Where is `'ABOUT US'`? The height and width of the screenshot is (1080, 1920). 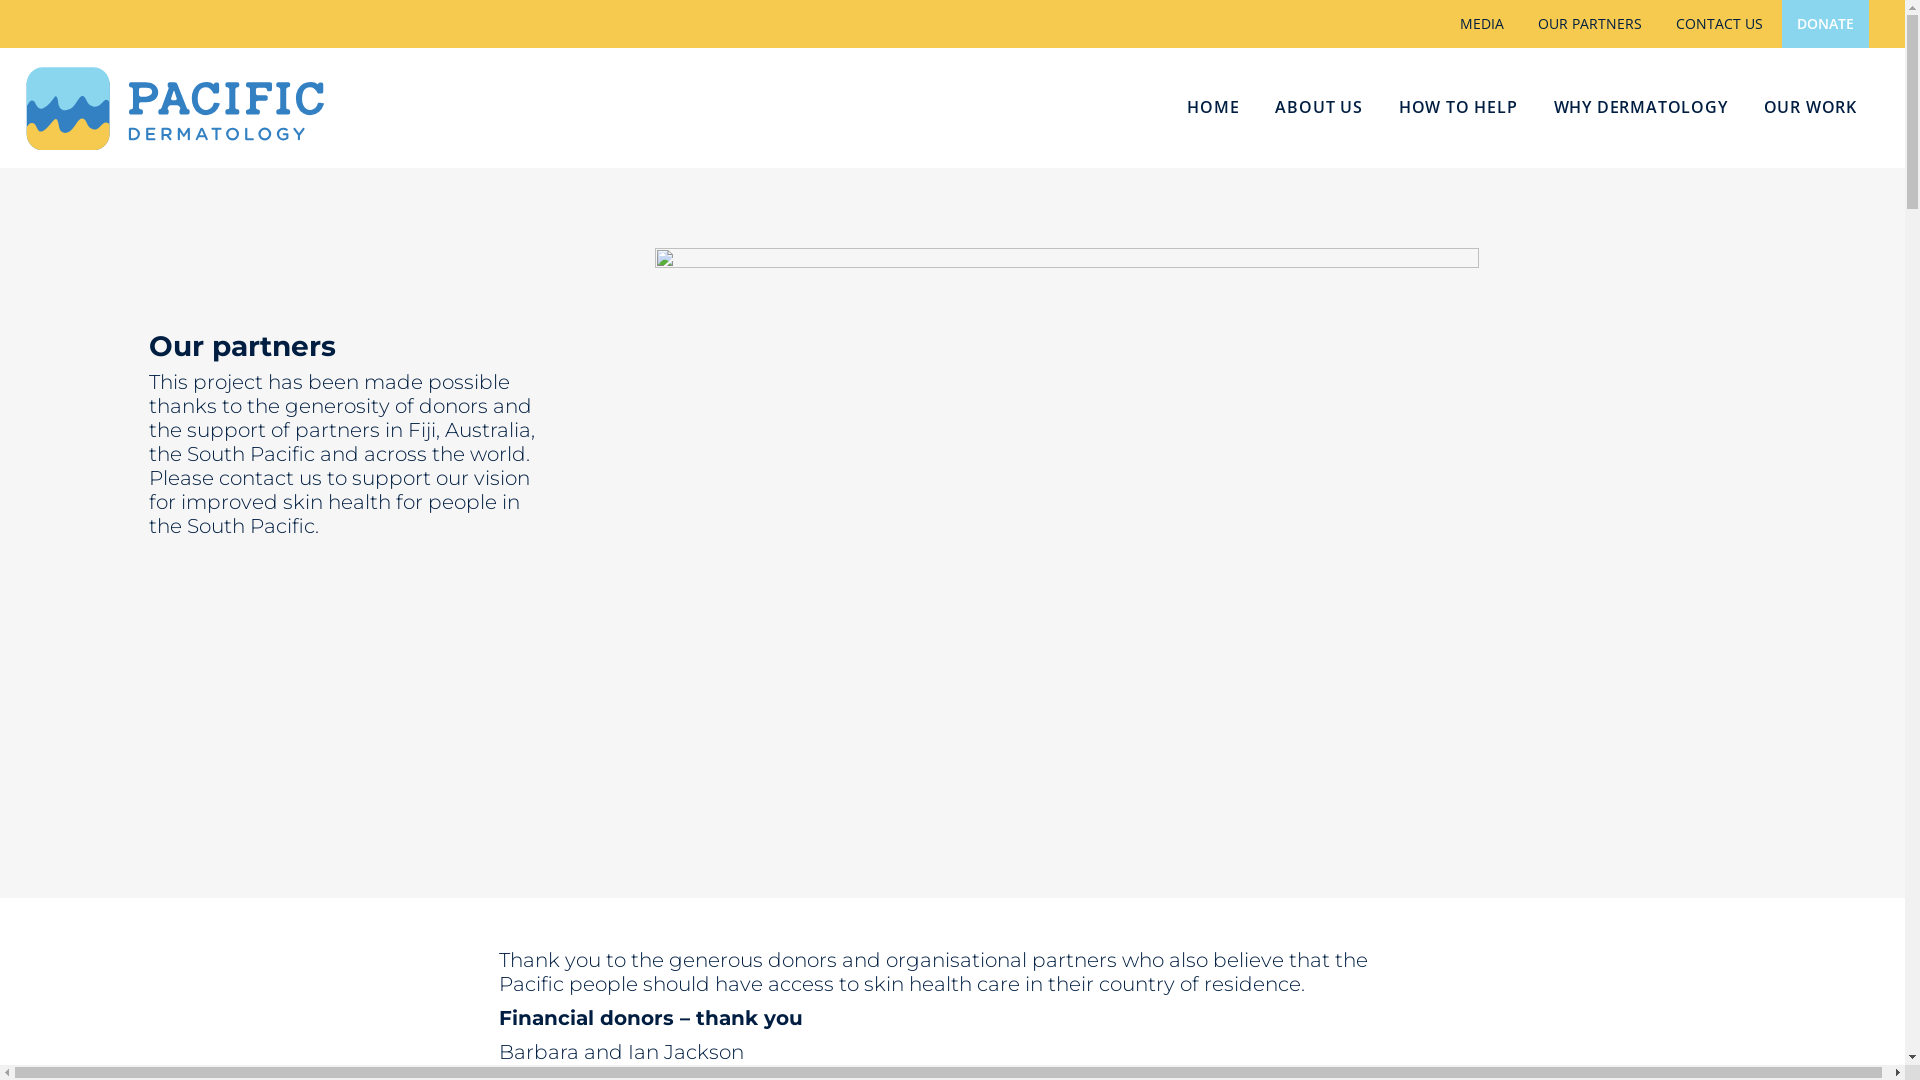 'ABOUT US' is located at coordinates (1318, 108).